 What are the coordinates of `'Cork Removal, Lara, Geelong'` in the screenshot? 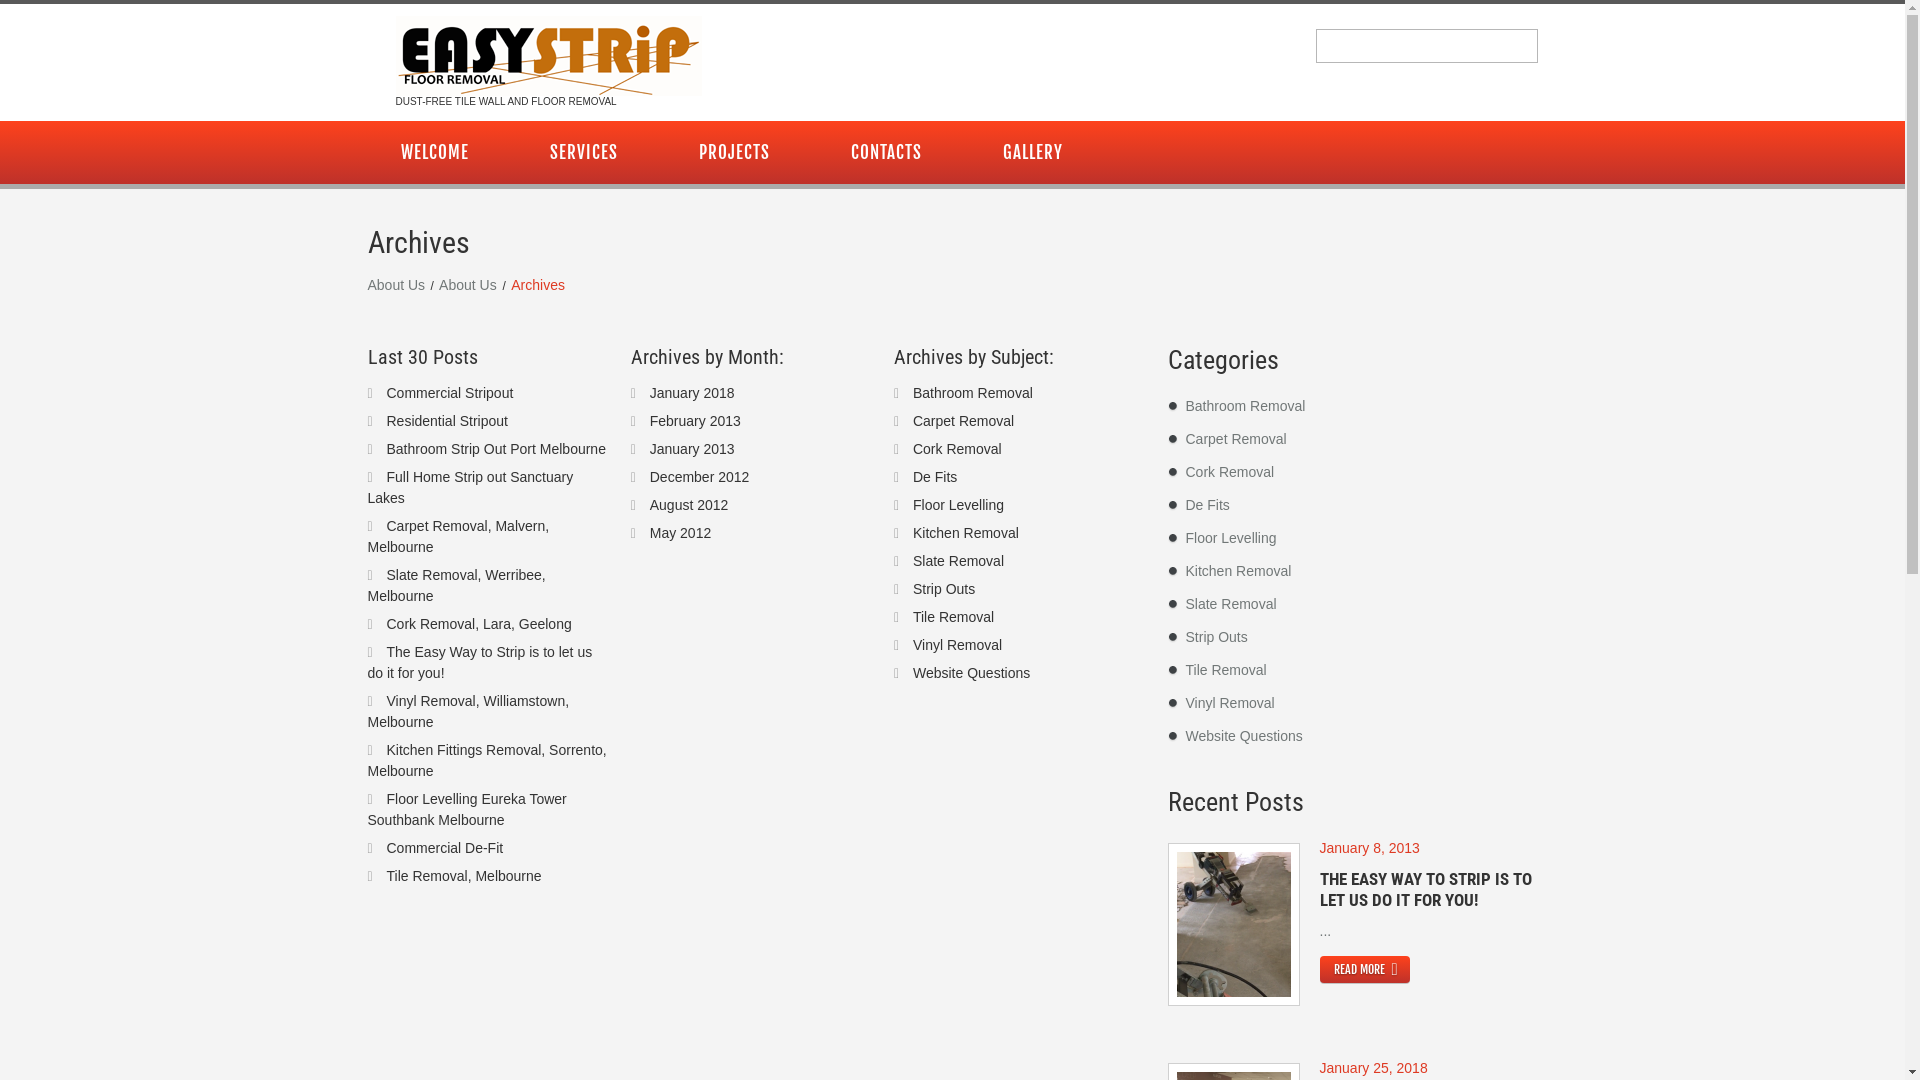 It's located at (477, 623).